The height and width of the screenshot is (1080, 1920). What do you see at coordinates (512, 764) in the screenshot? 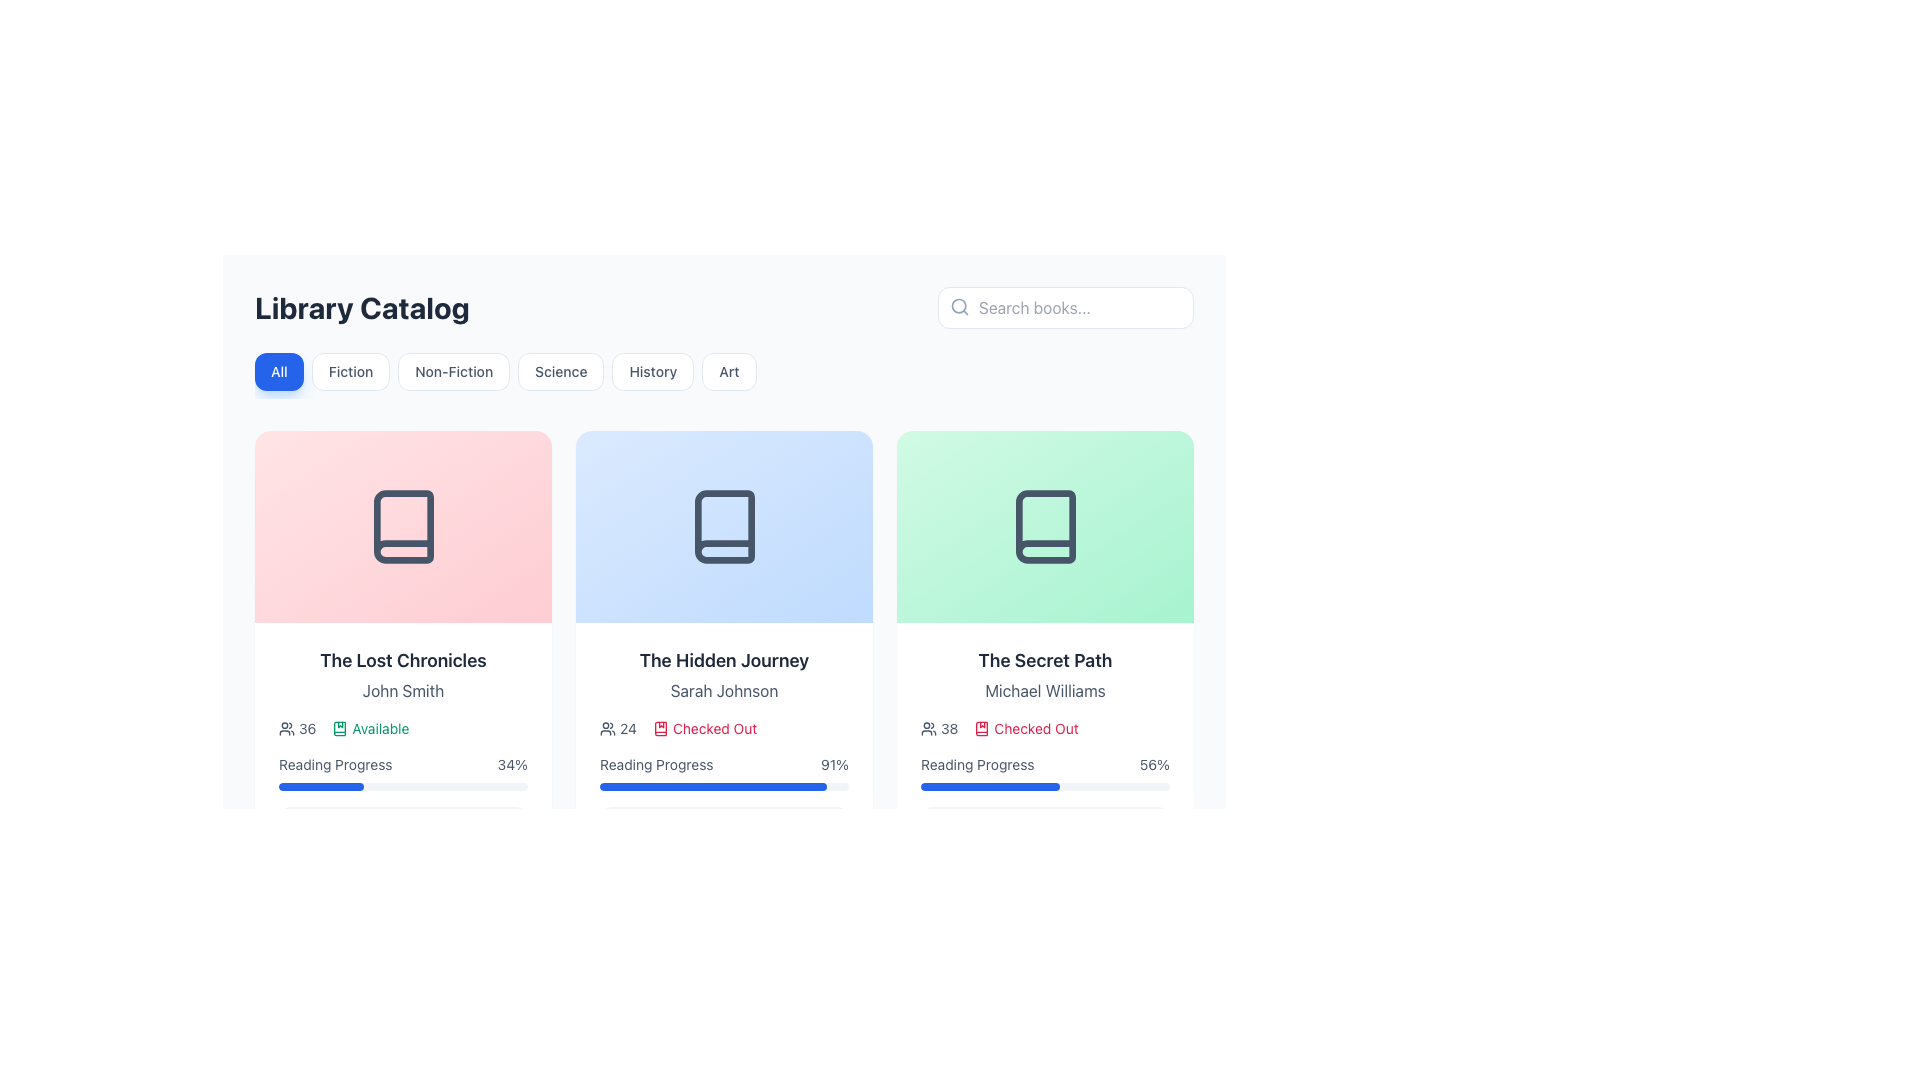
I see `the numeric indicator displaying '34%' which signifies the reading progress in the card layout for 'The Lost Chronicles'` at bounding box center [512, 764].